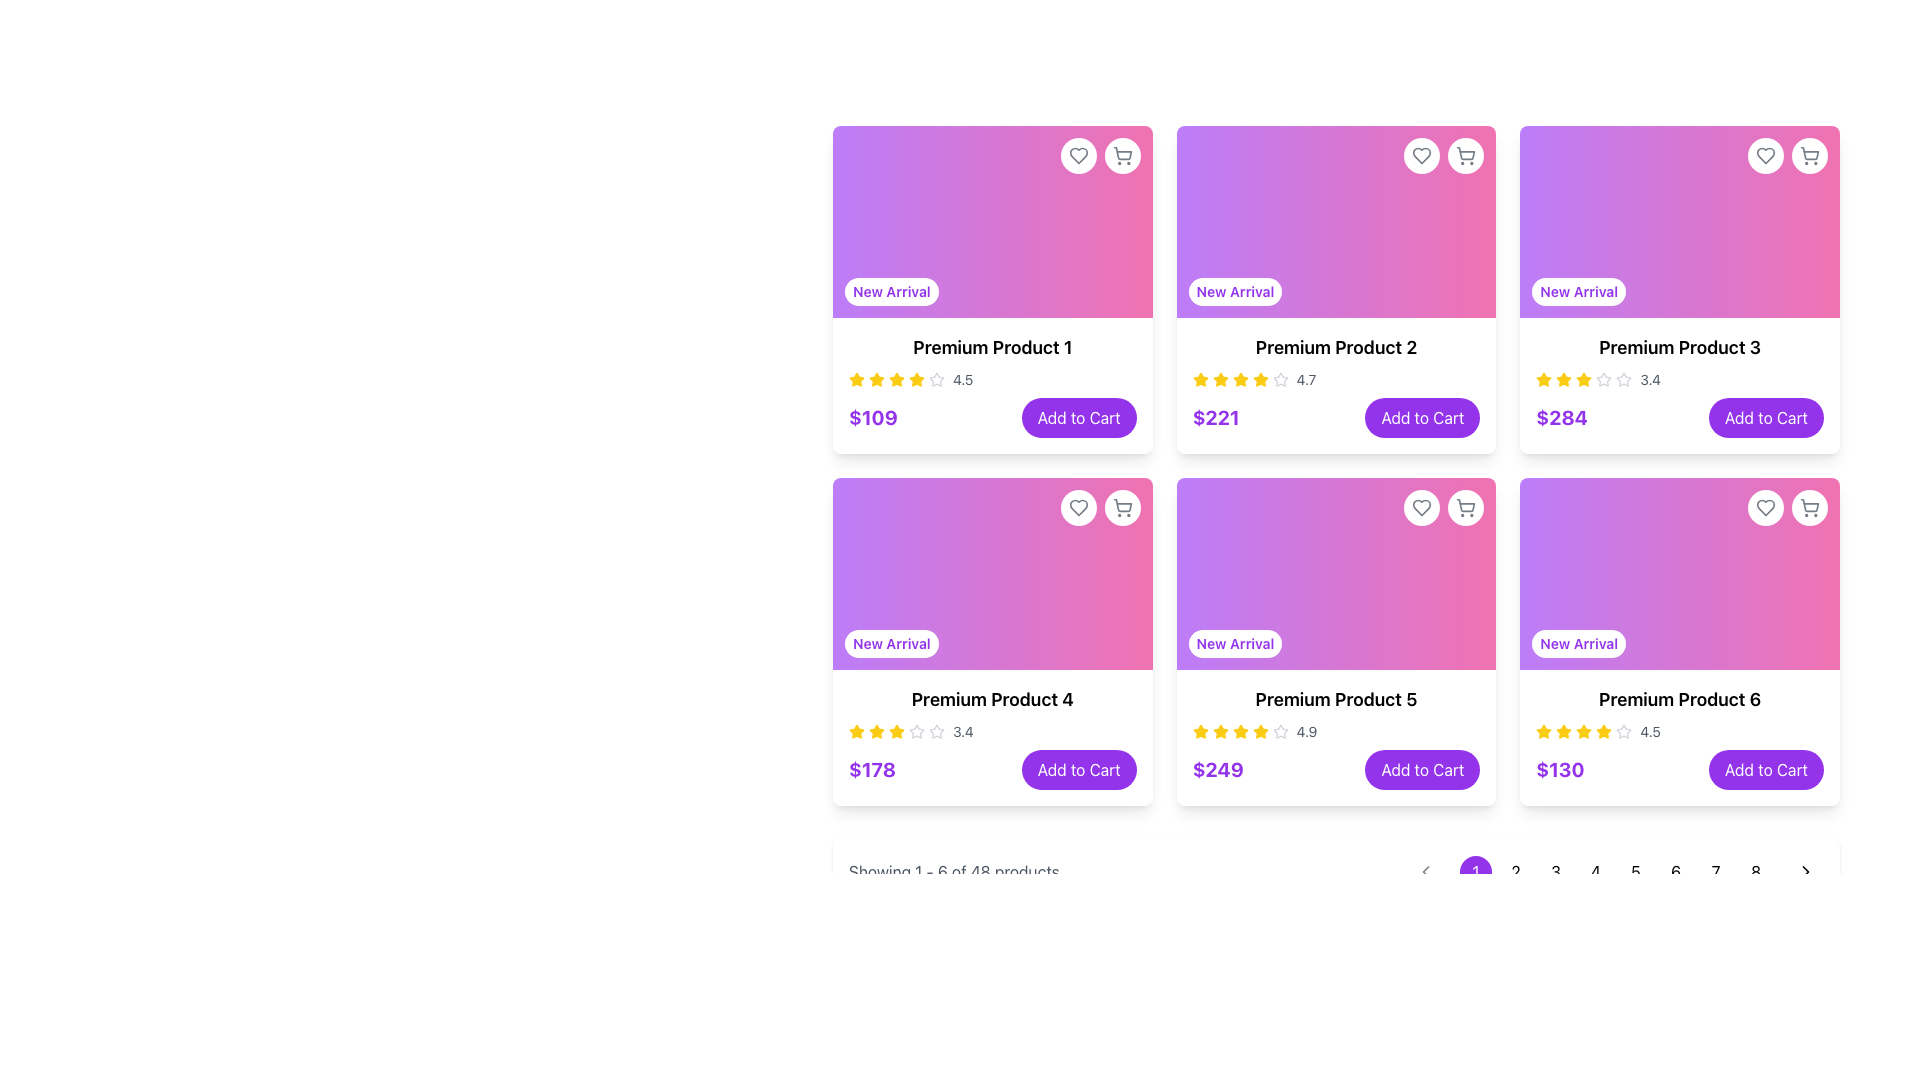 The height and width of the screenshot is (1080, 1920). What do you see at coordinates (873, 416) in the screenshot?
I see `the text label displaying '$109' in vibrant purple color, styled with a bold font, located below the star rating component and to the left of the 'Add to Cart' button` at bounding box center [873, 416].